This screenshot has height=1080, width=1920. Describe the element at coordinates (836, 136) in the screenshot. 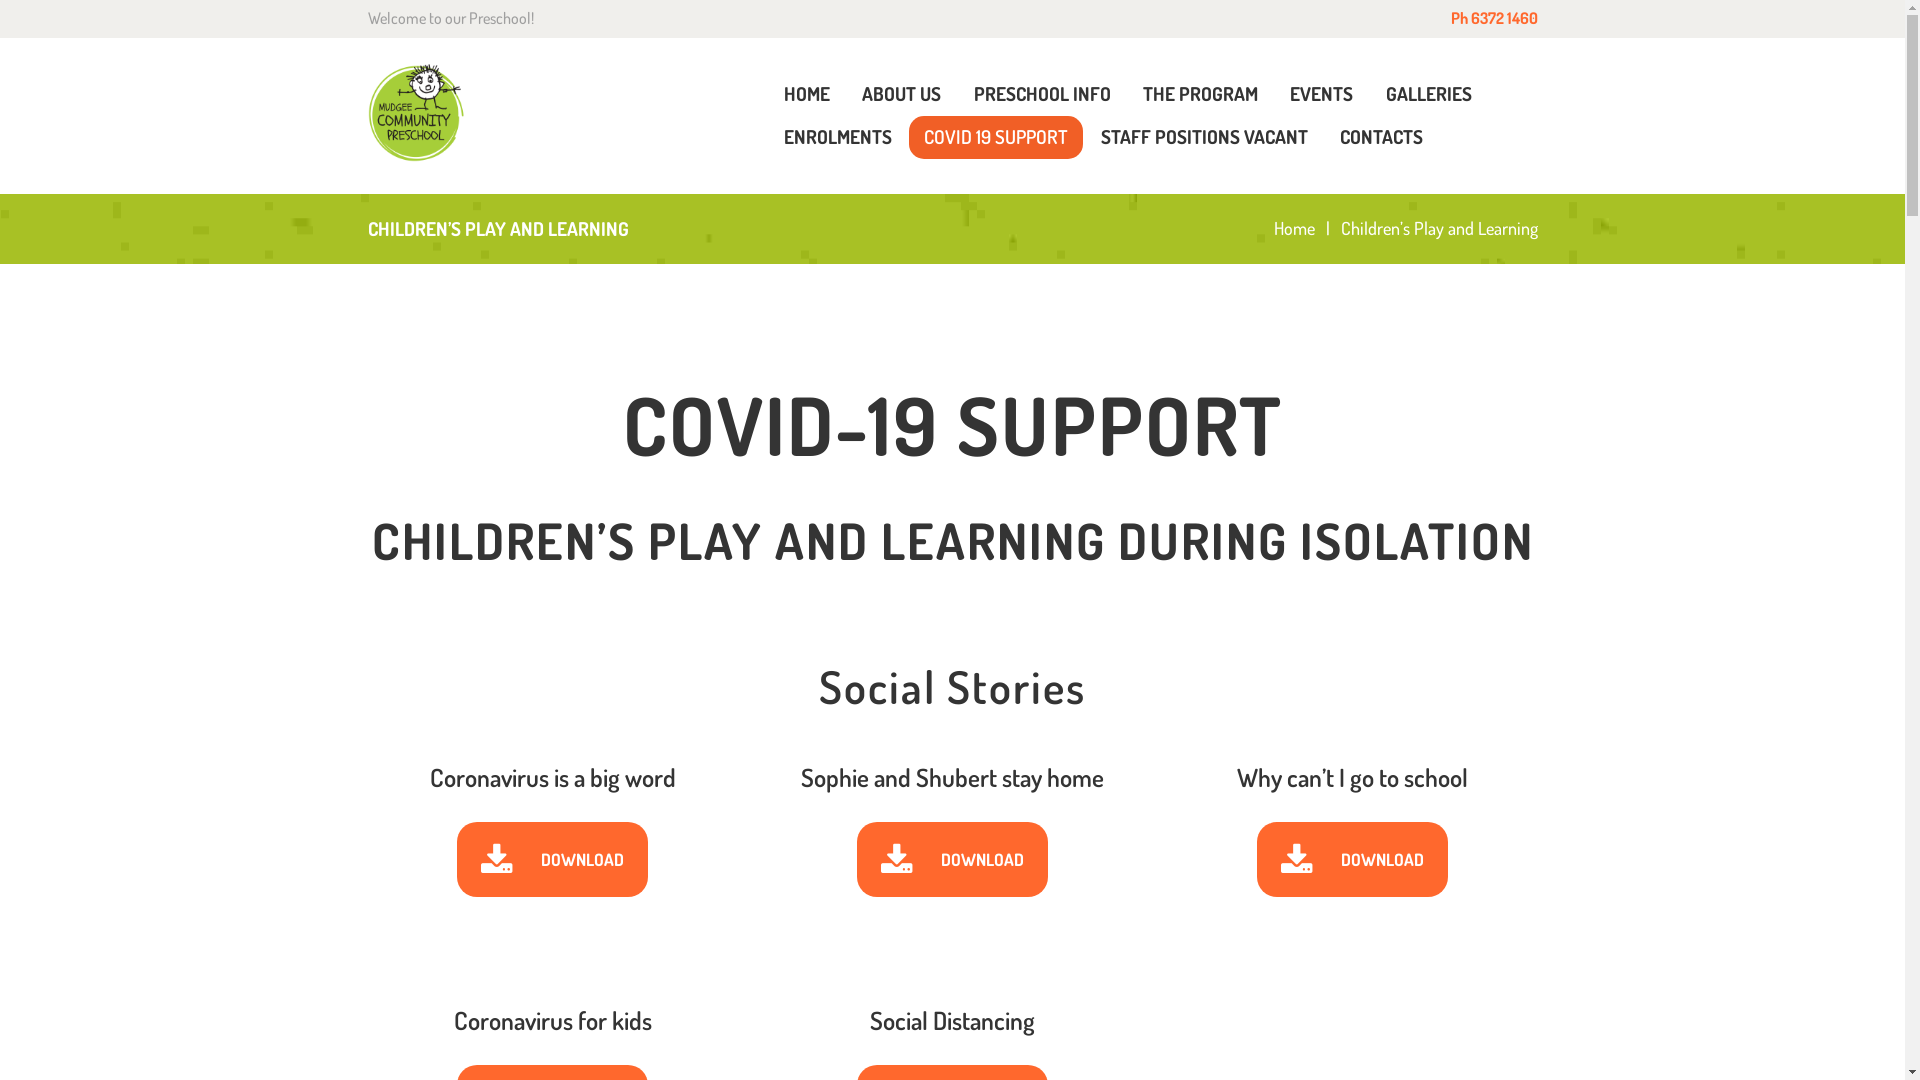

I see `'ENROLMENTS'` at that location.